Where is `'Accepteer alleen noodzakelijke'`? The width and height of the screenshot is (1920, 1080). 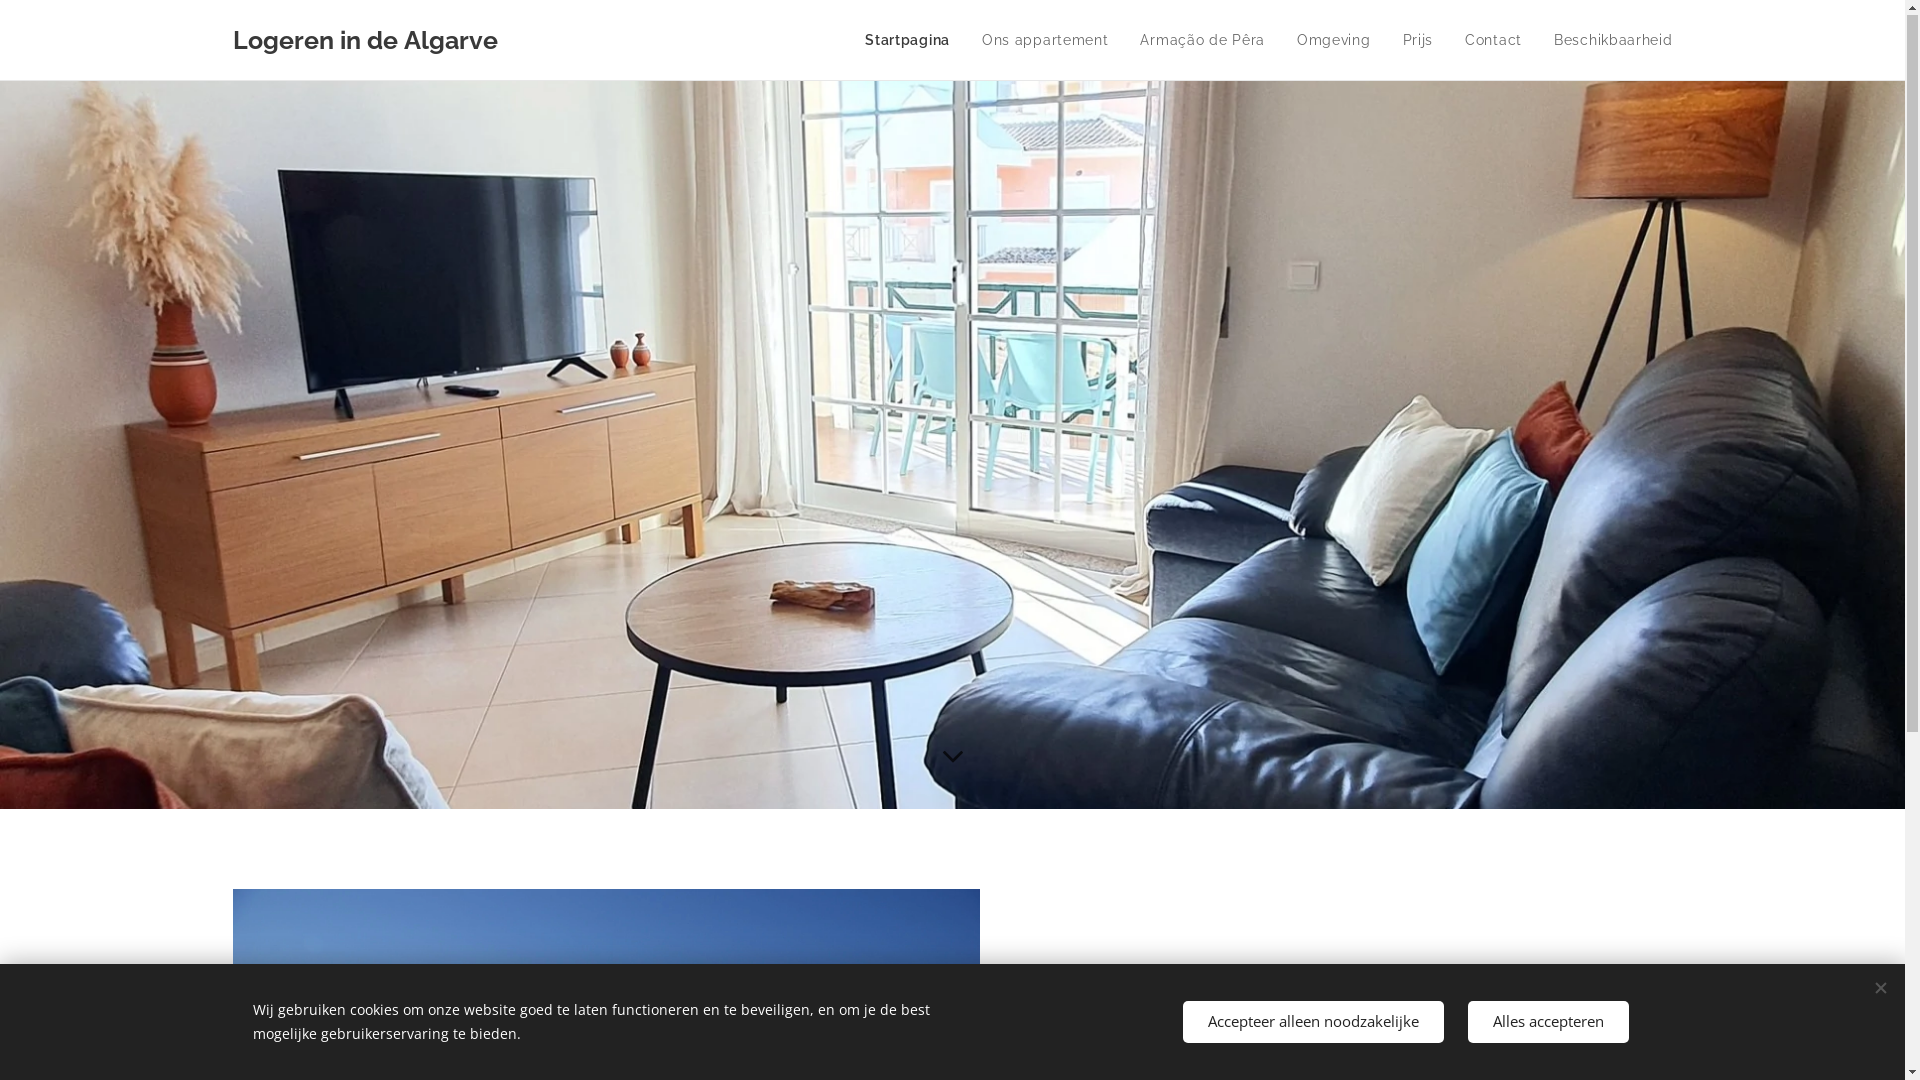 'Accepteer alleen noodzakelijke' is located at coordinates (1312, 1022).